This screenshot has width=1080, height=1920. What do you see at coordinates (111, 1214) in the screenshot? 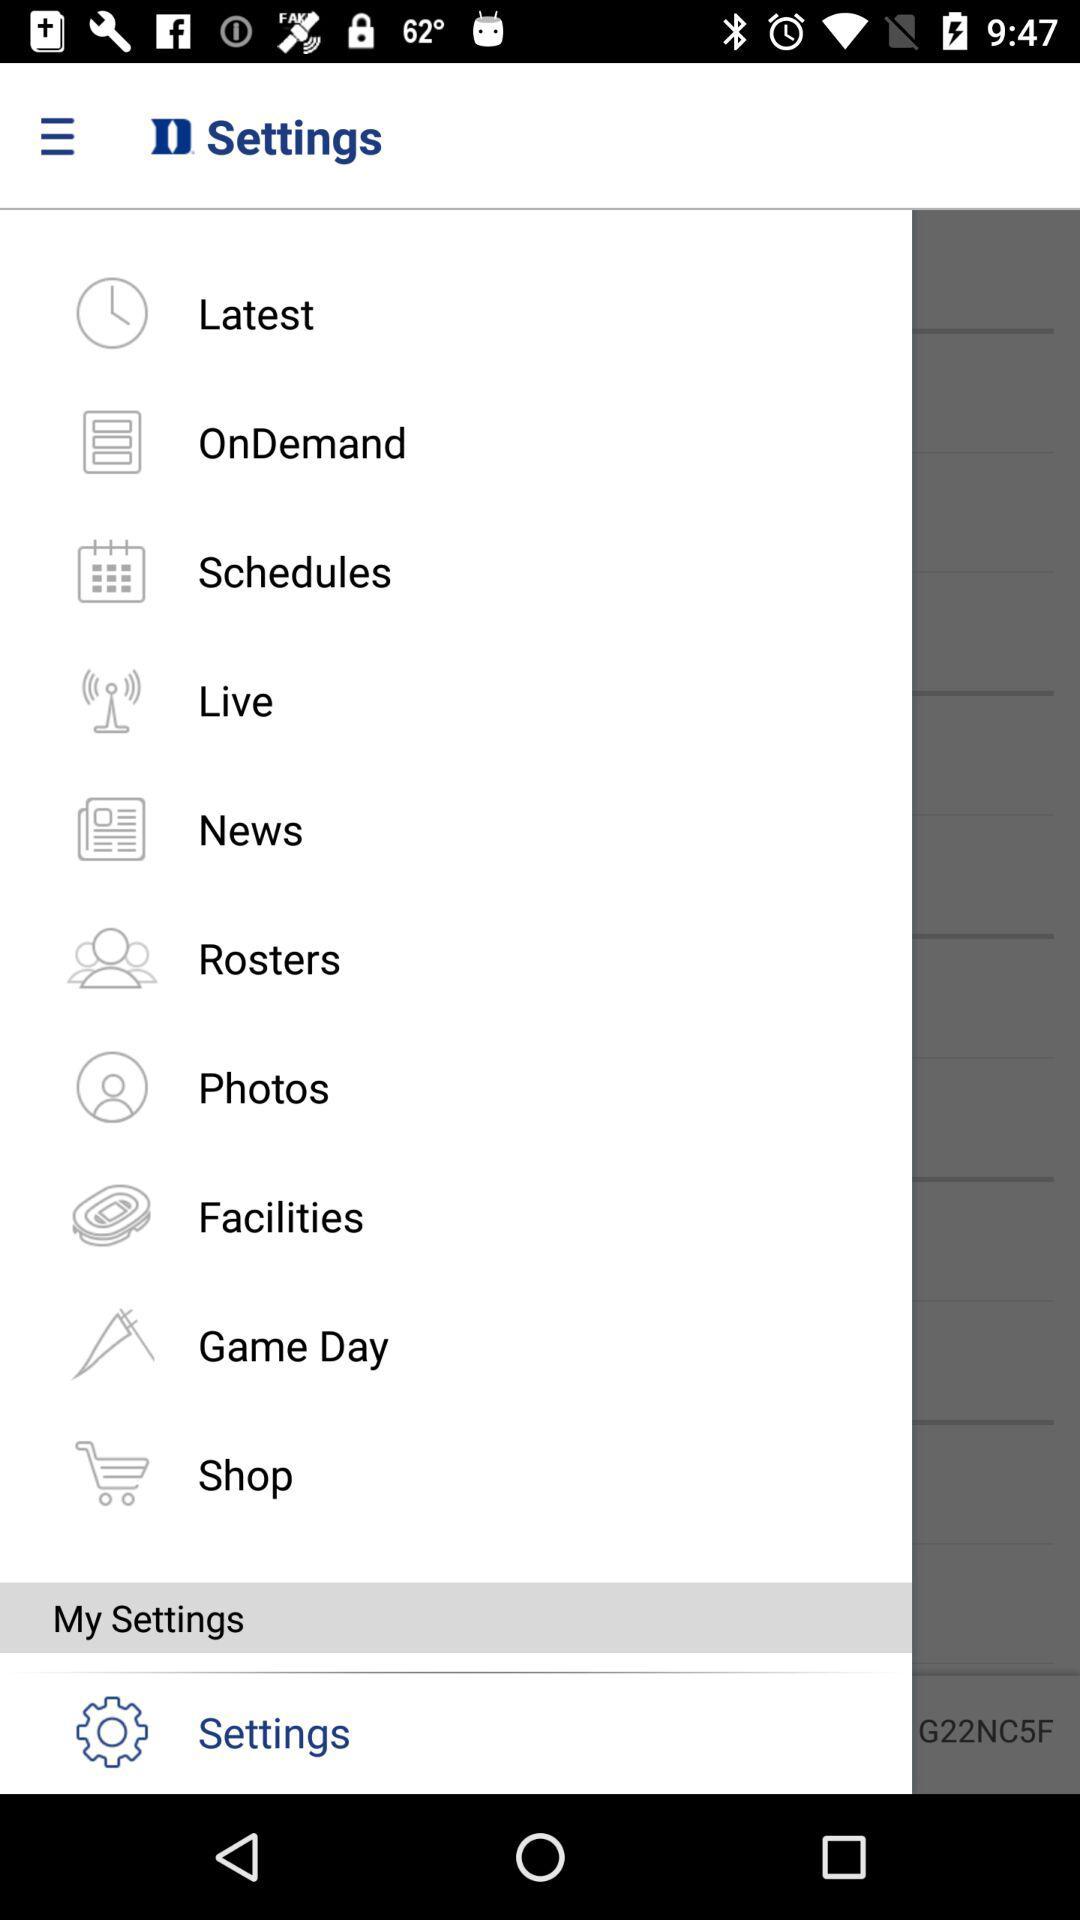
I see `the eighth option under settings` at bounding box center [111, 1214].